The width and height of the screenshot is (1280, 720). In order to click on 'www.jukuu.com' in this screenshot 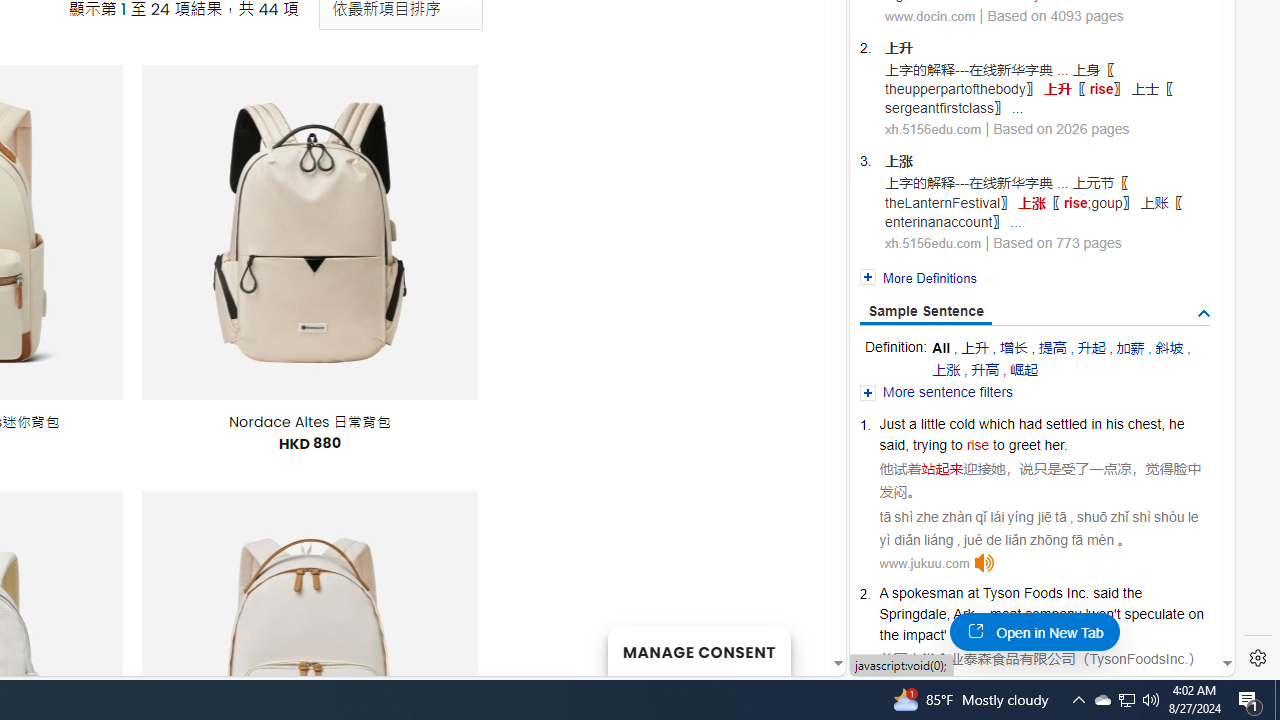, I will do `click(923, 563)`.